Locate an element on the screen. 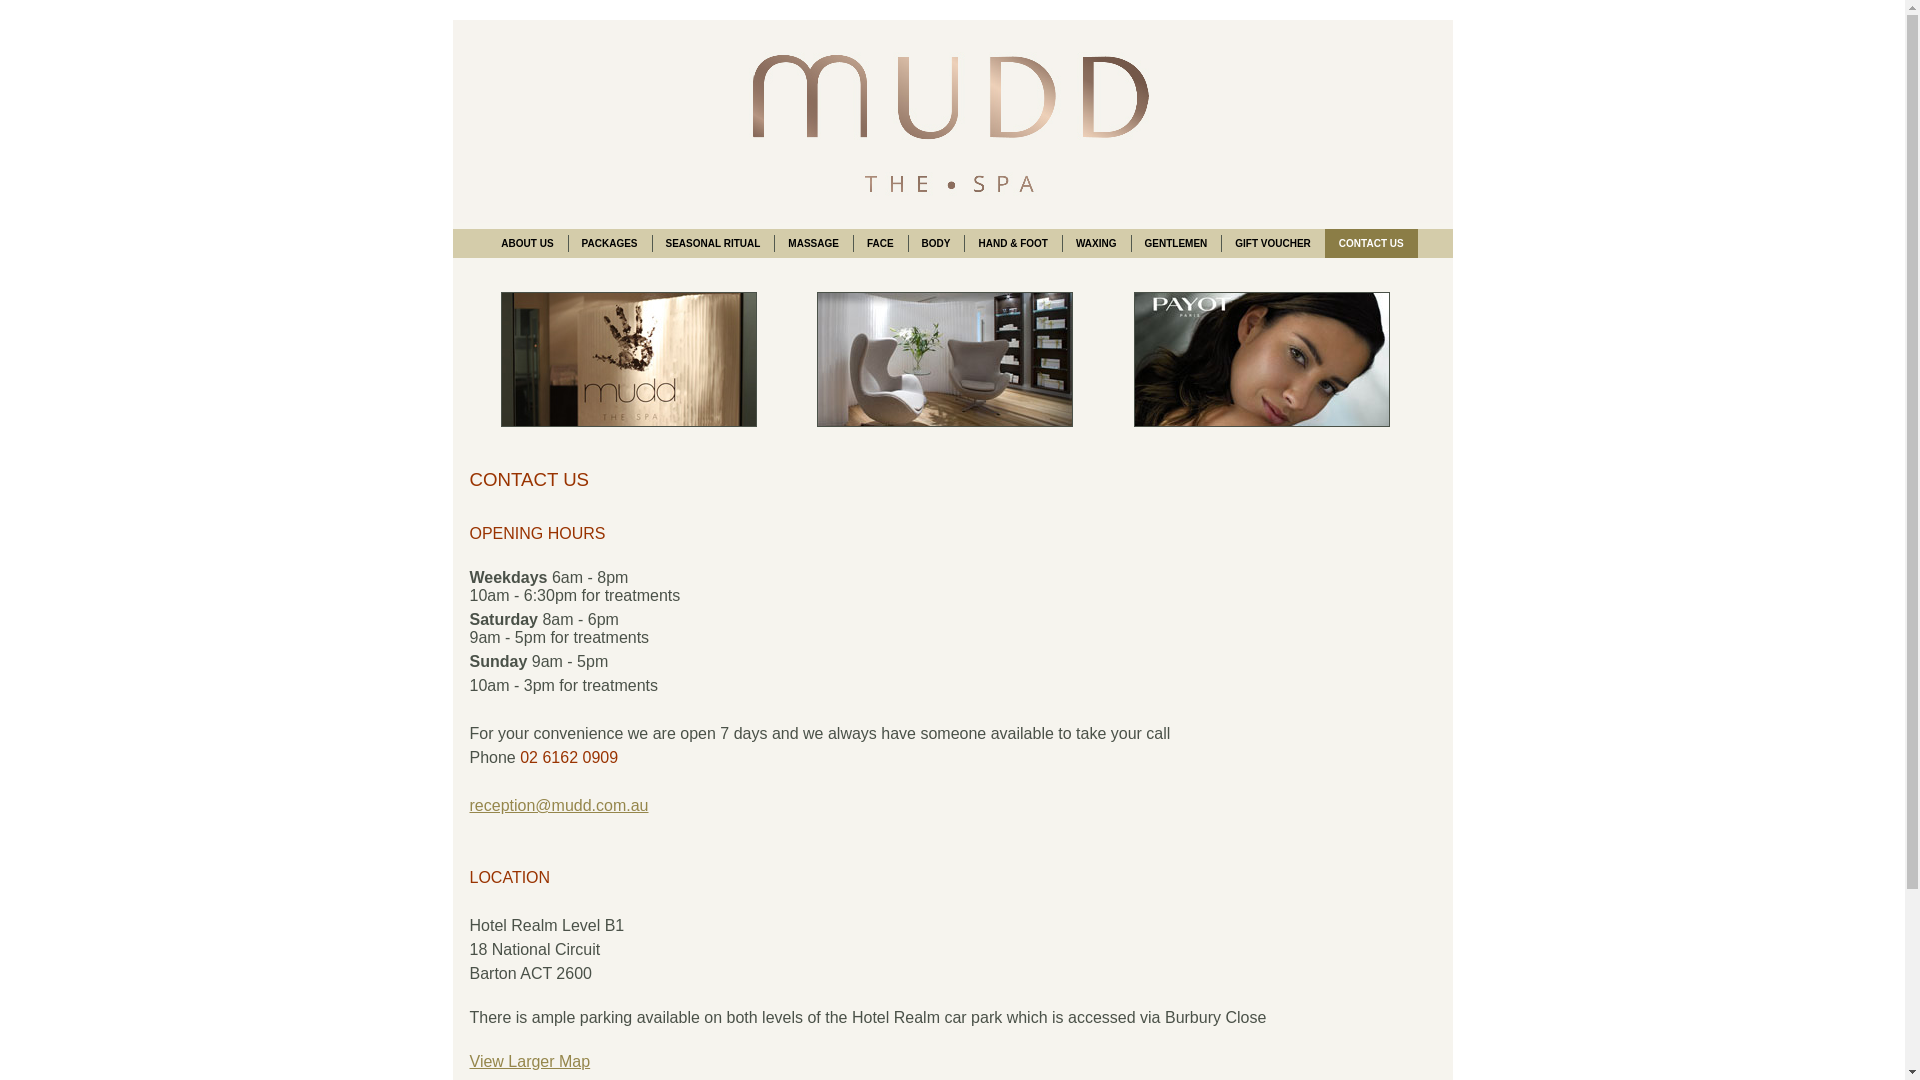  'HAND & FOOT' is located at coordinates (1012, 242).